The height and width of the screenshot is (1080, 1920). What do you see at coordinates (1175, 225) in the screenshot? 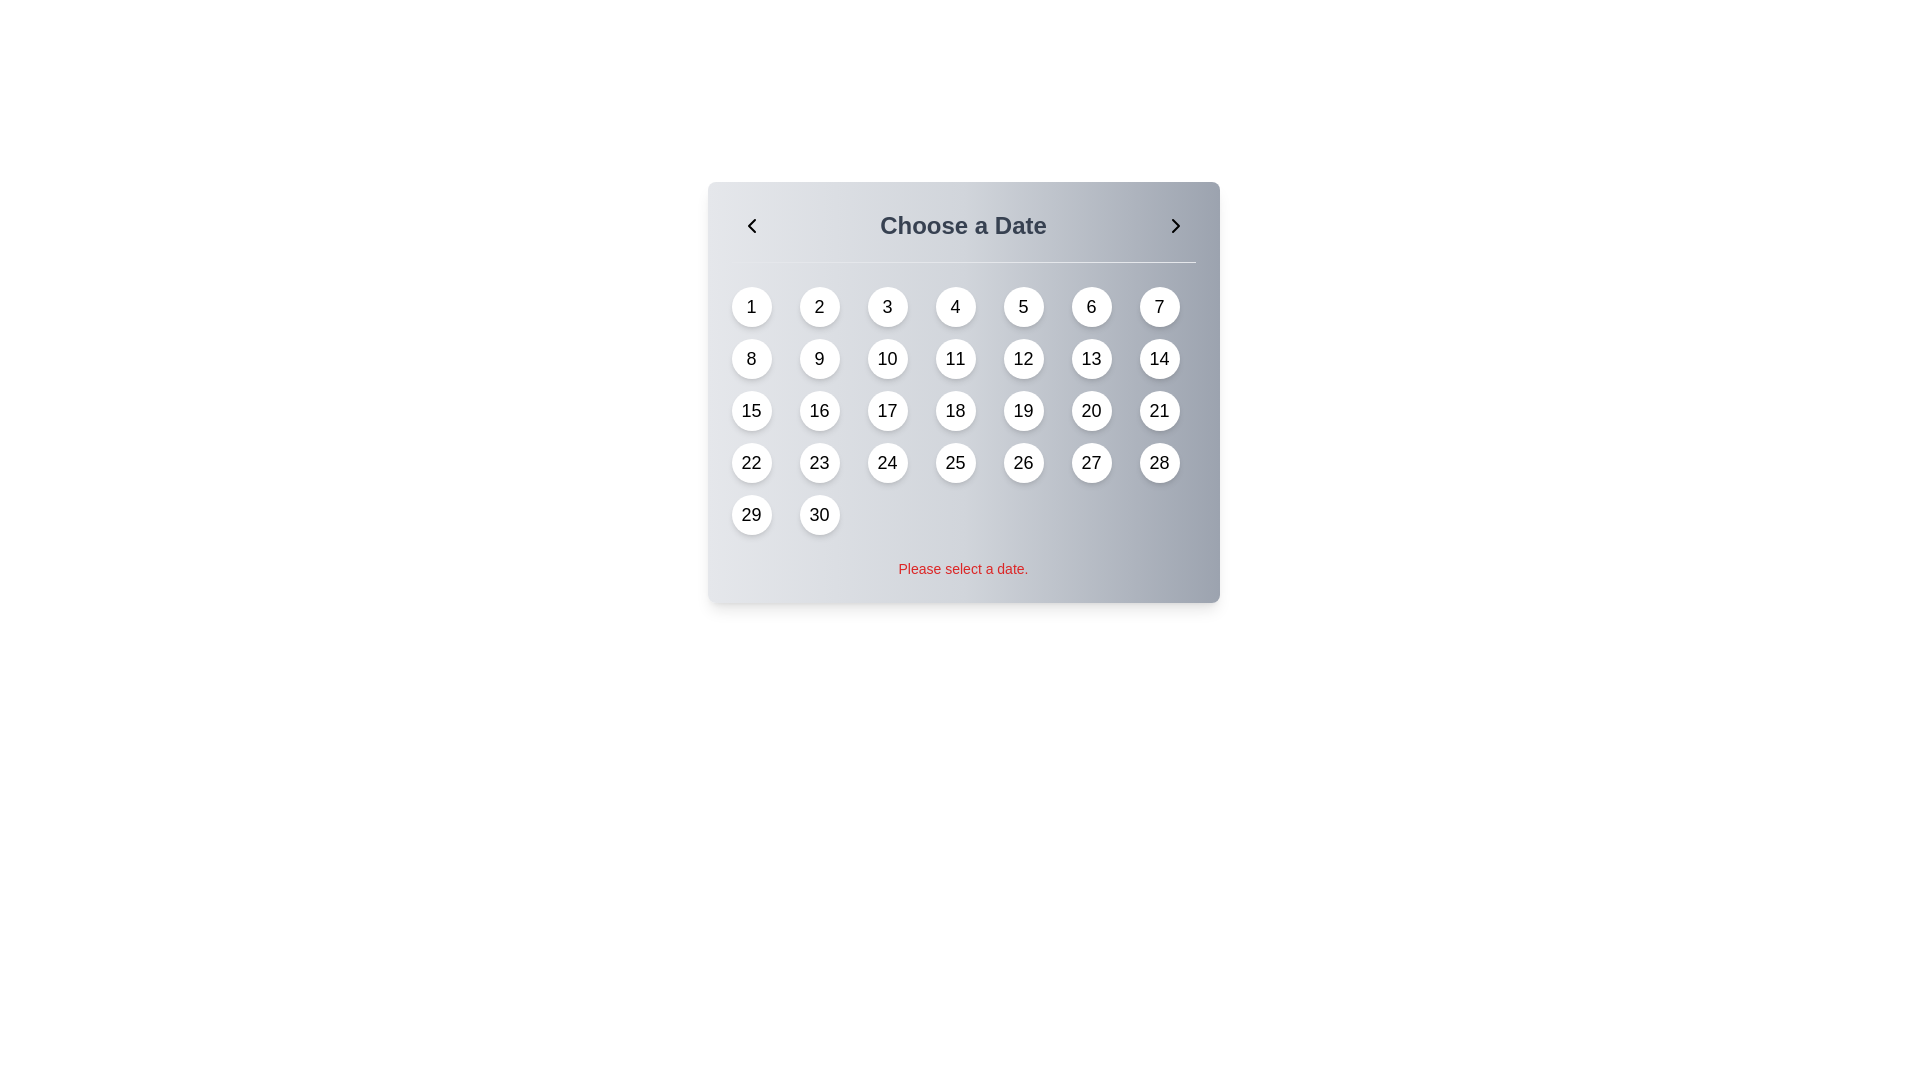
I see `the navigation button located near the top-right corner of the modal header to move to the next set of dates or months` at bounding box center [1175, 225].